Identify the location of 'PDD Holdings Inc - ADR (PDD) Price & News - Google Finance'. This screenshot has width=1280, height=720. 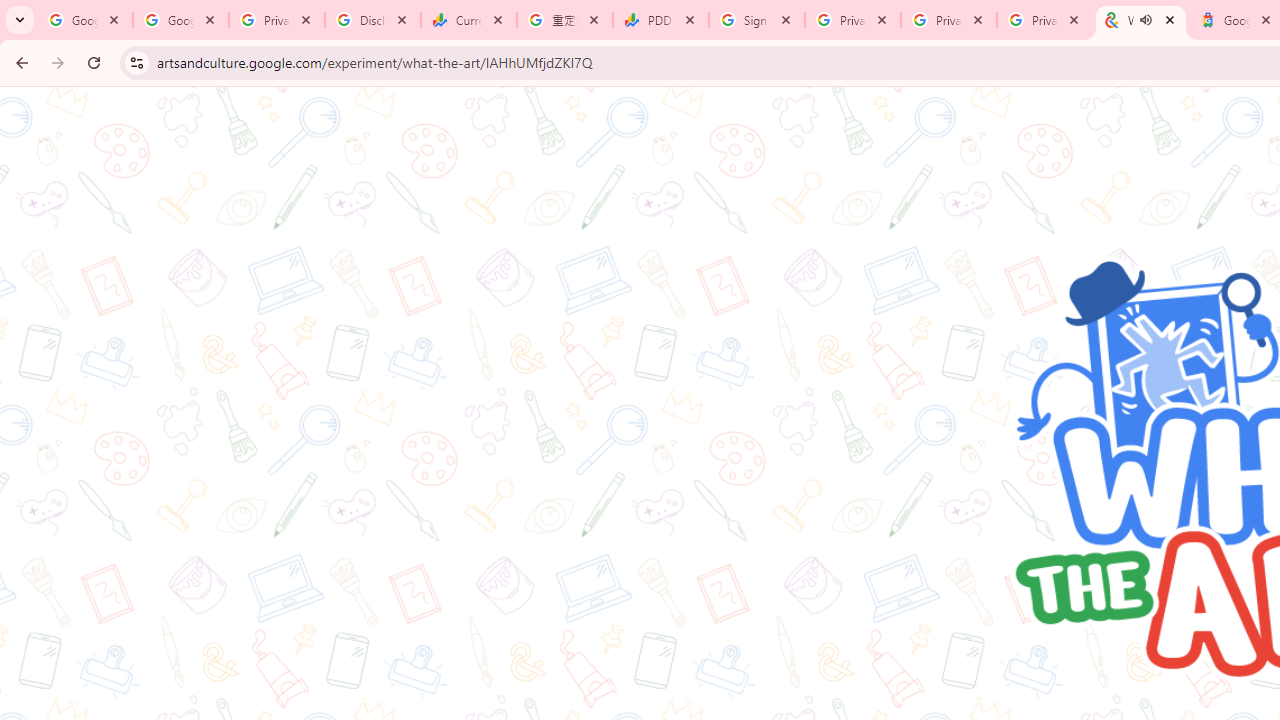
(661, 20).